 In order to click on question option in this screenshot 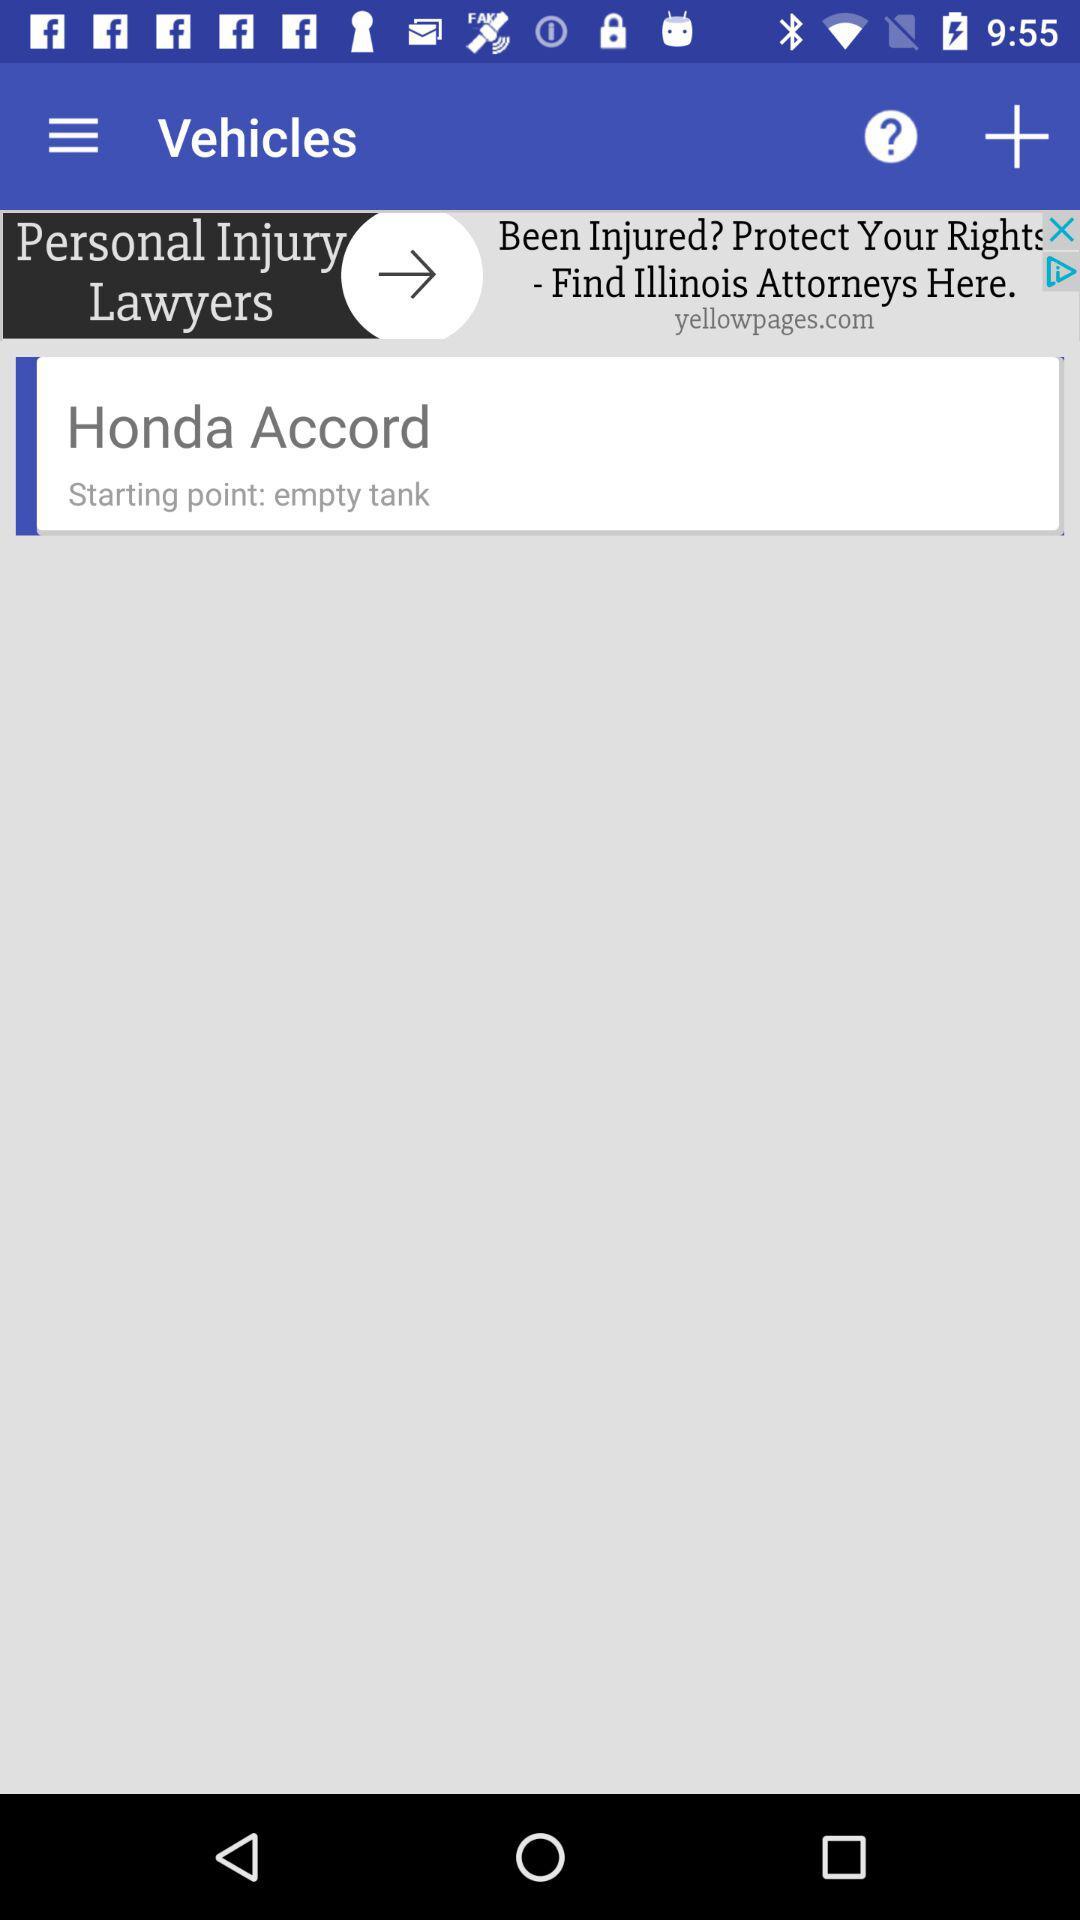, I will do `click(890, 135)`.